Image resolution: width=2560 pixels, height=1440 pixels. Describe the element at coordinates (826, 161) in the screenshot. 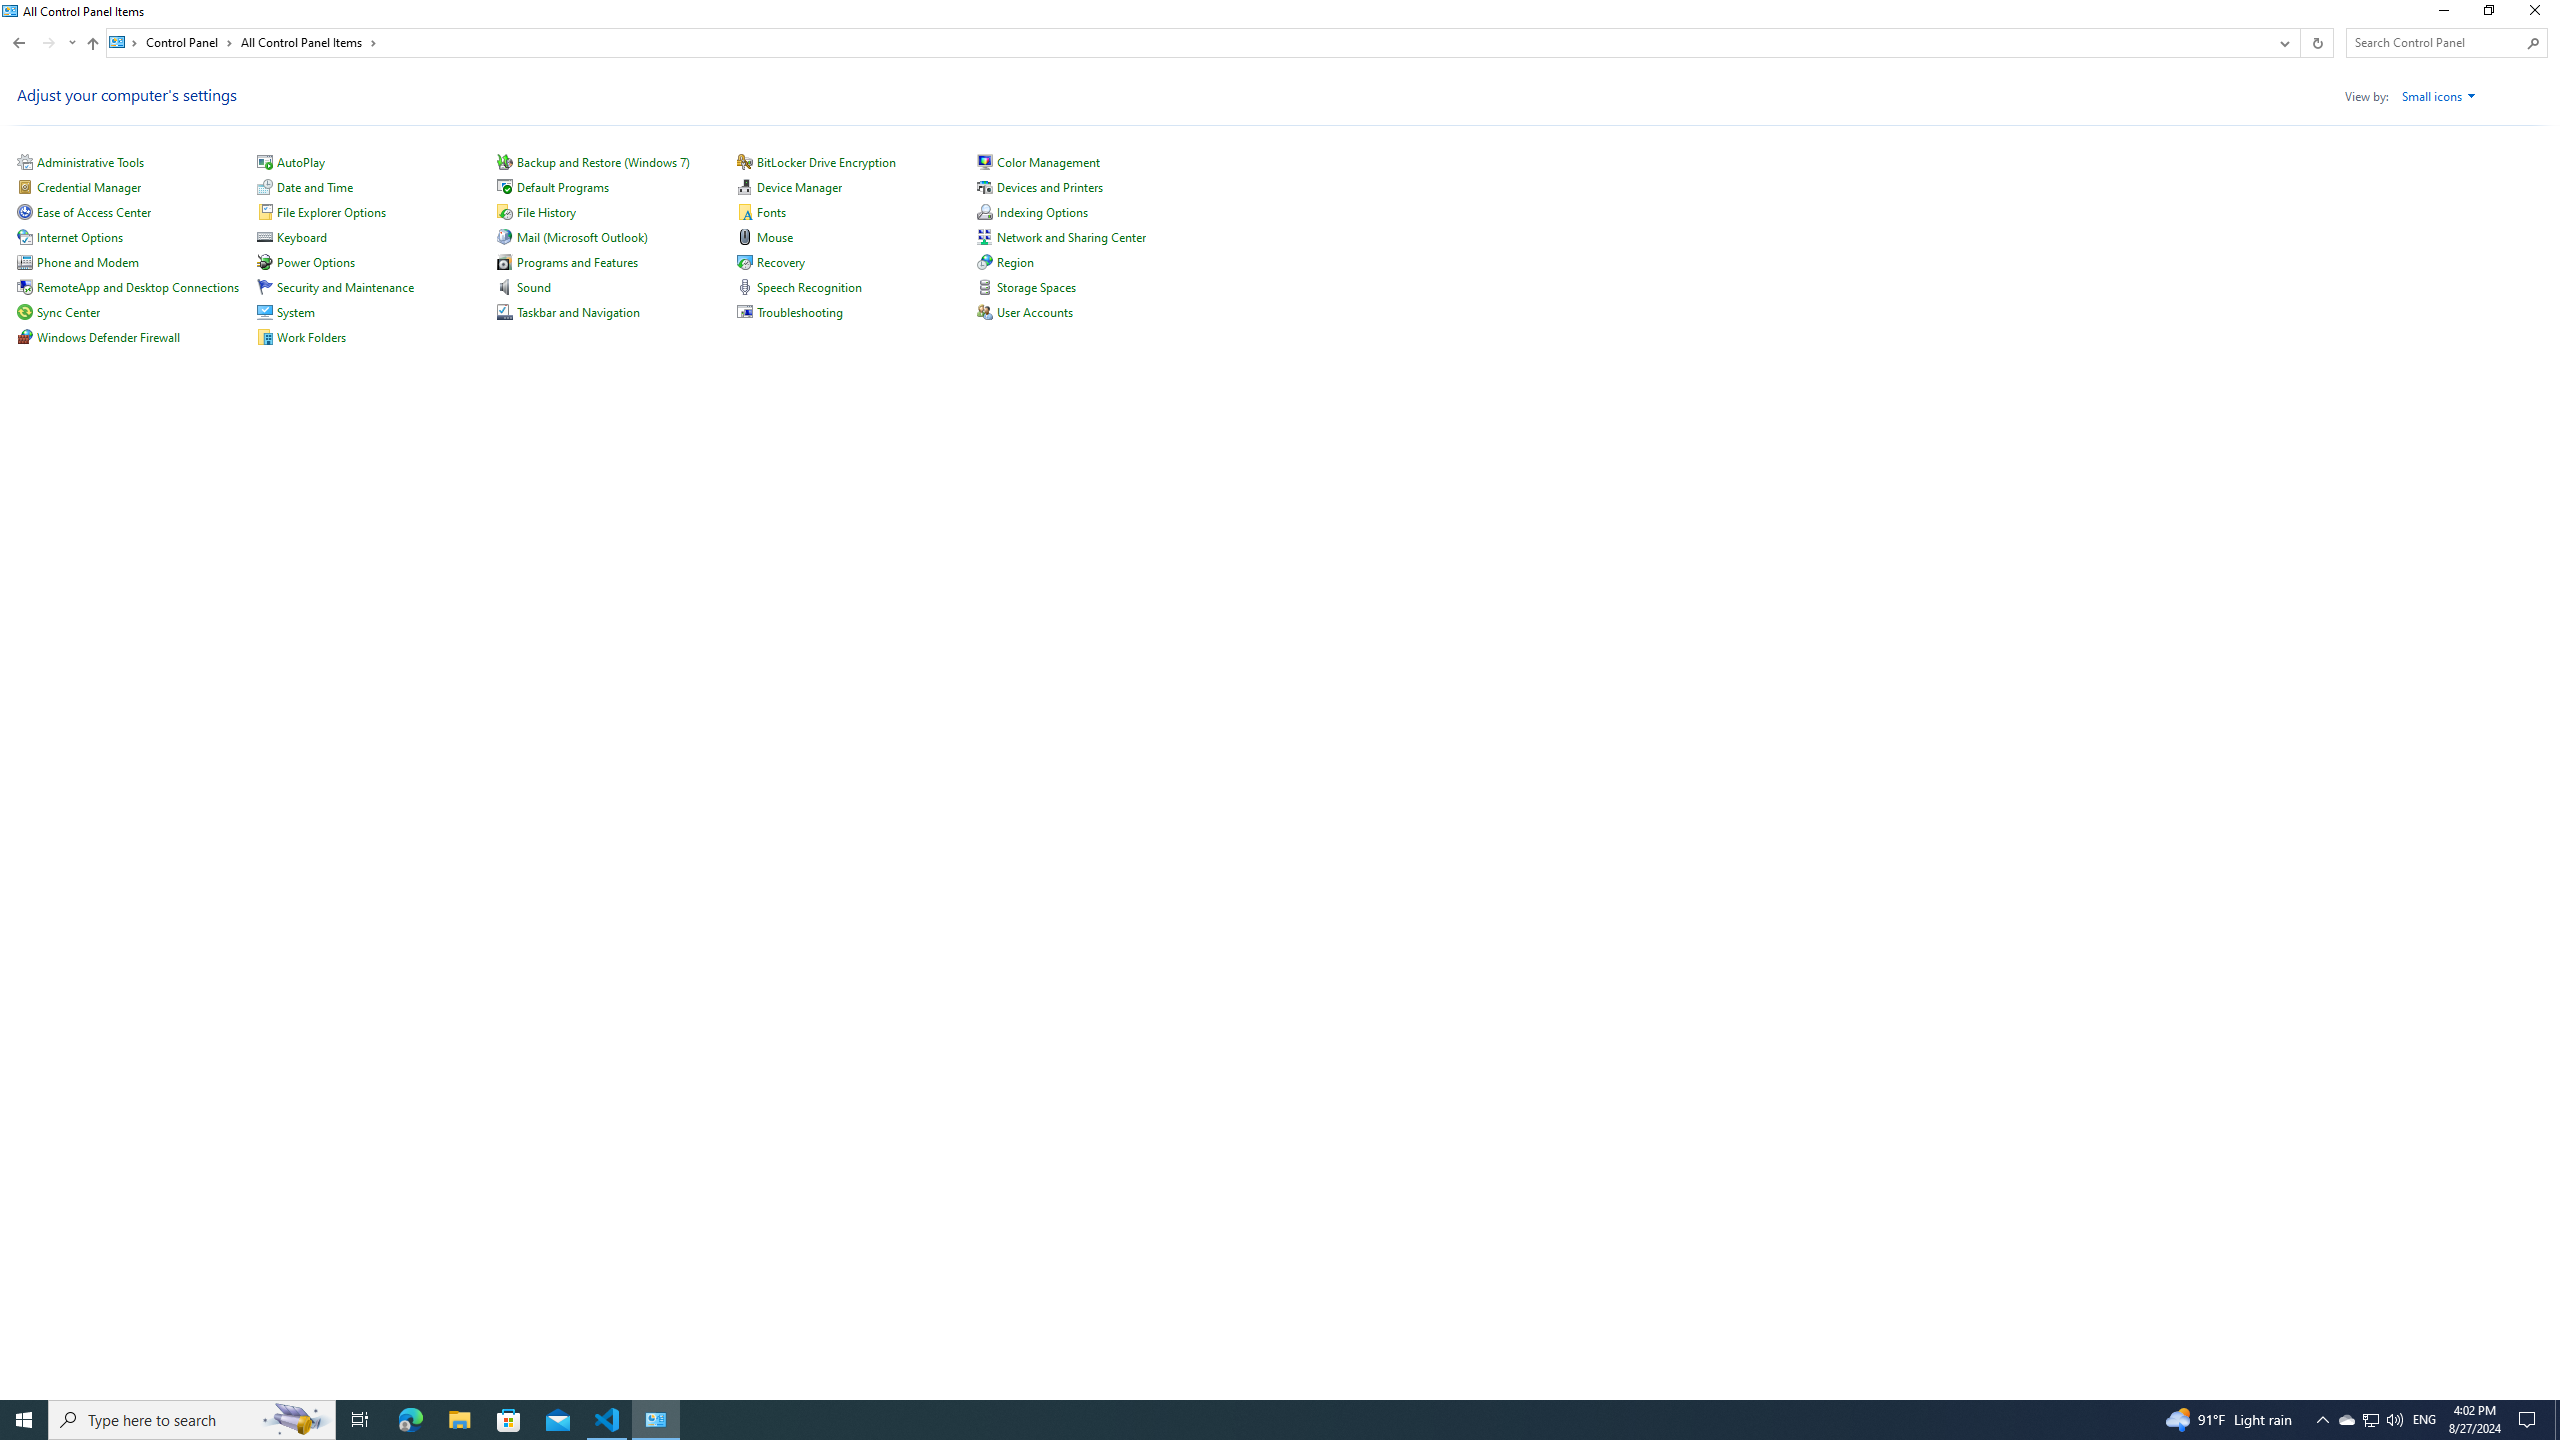

I see `'BitLocker Drive Encryption'` at that location.